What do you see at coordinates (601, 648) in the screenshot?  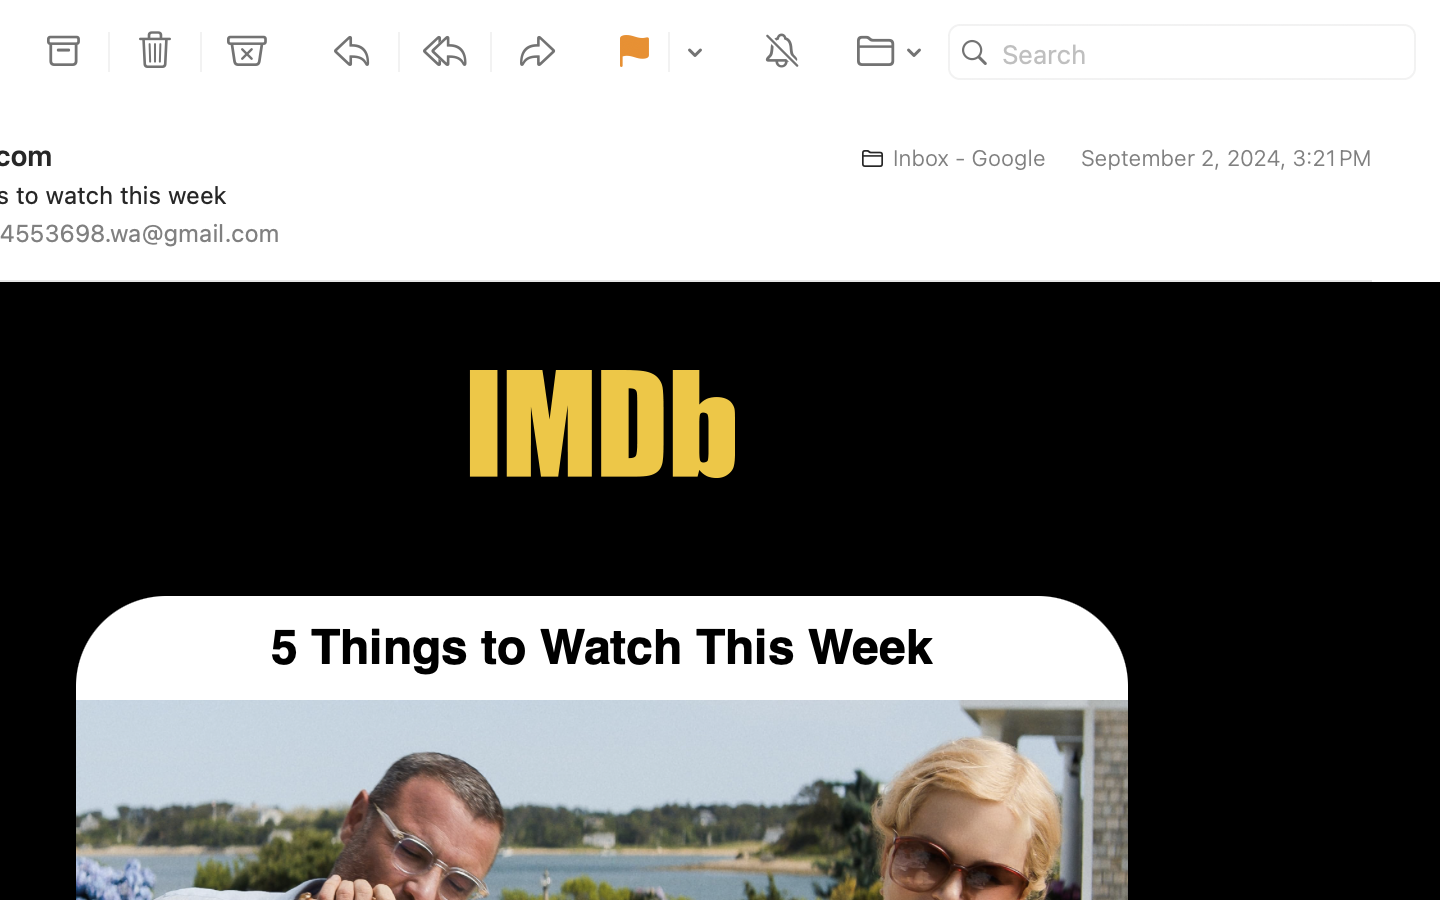 I see `'5 Things to Watch This Week'` at bounding box center [601, 648].